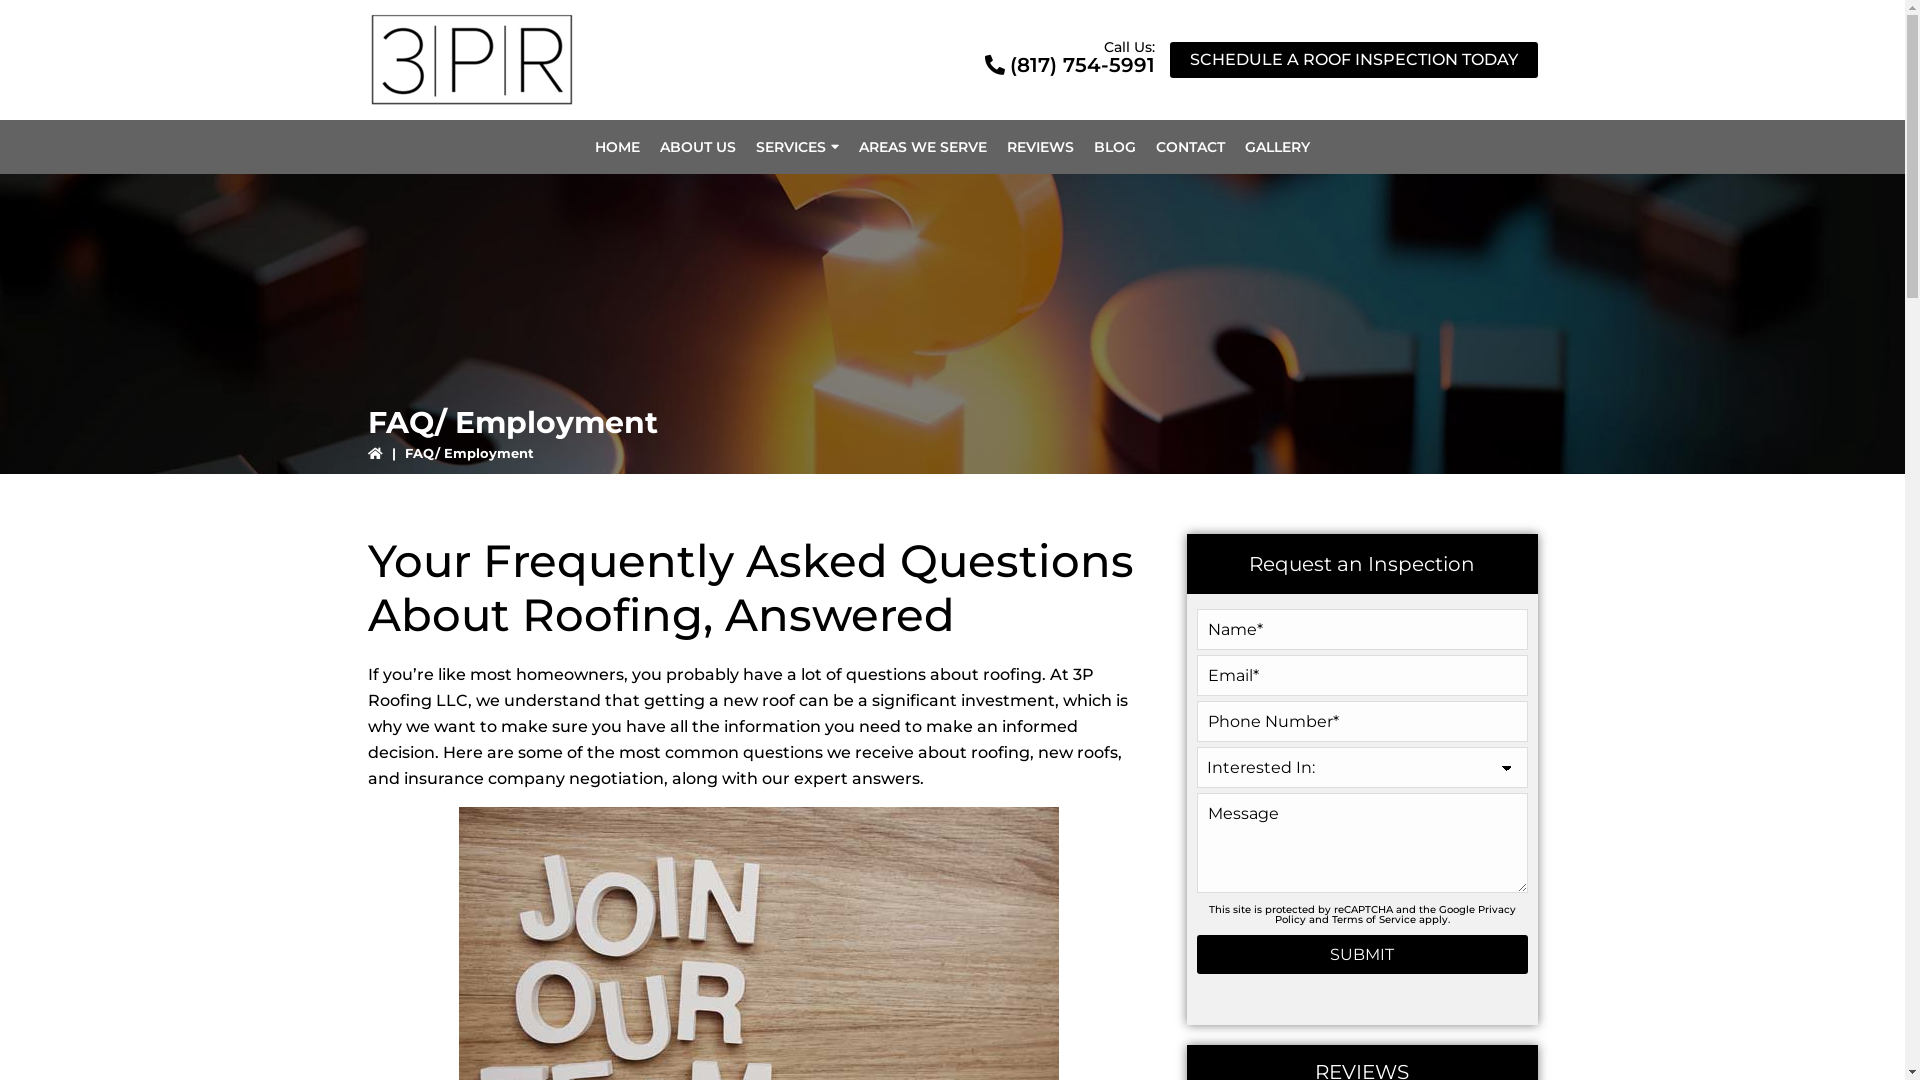 The height and width of the screenshot is (1080, 1920). Describe the element at coordinates (1233, 145) in the screenshot. I see `'GALLERY'` at that location.